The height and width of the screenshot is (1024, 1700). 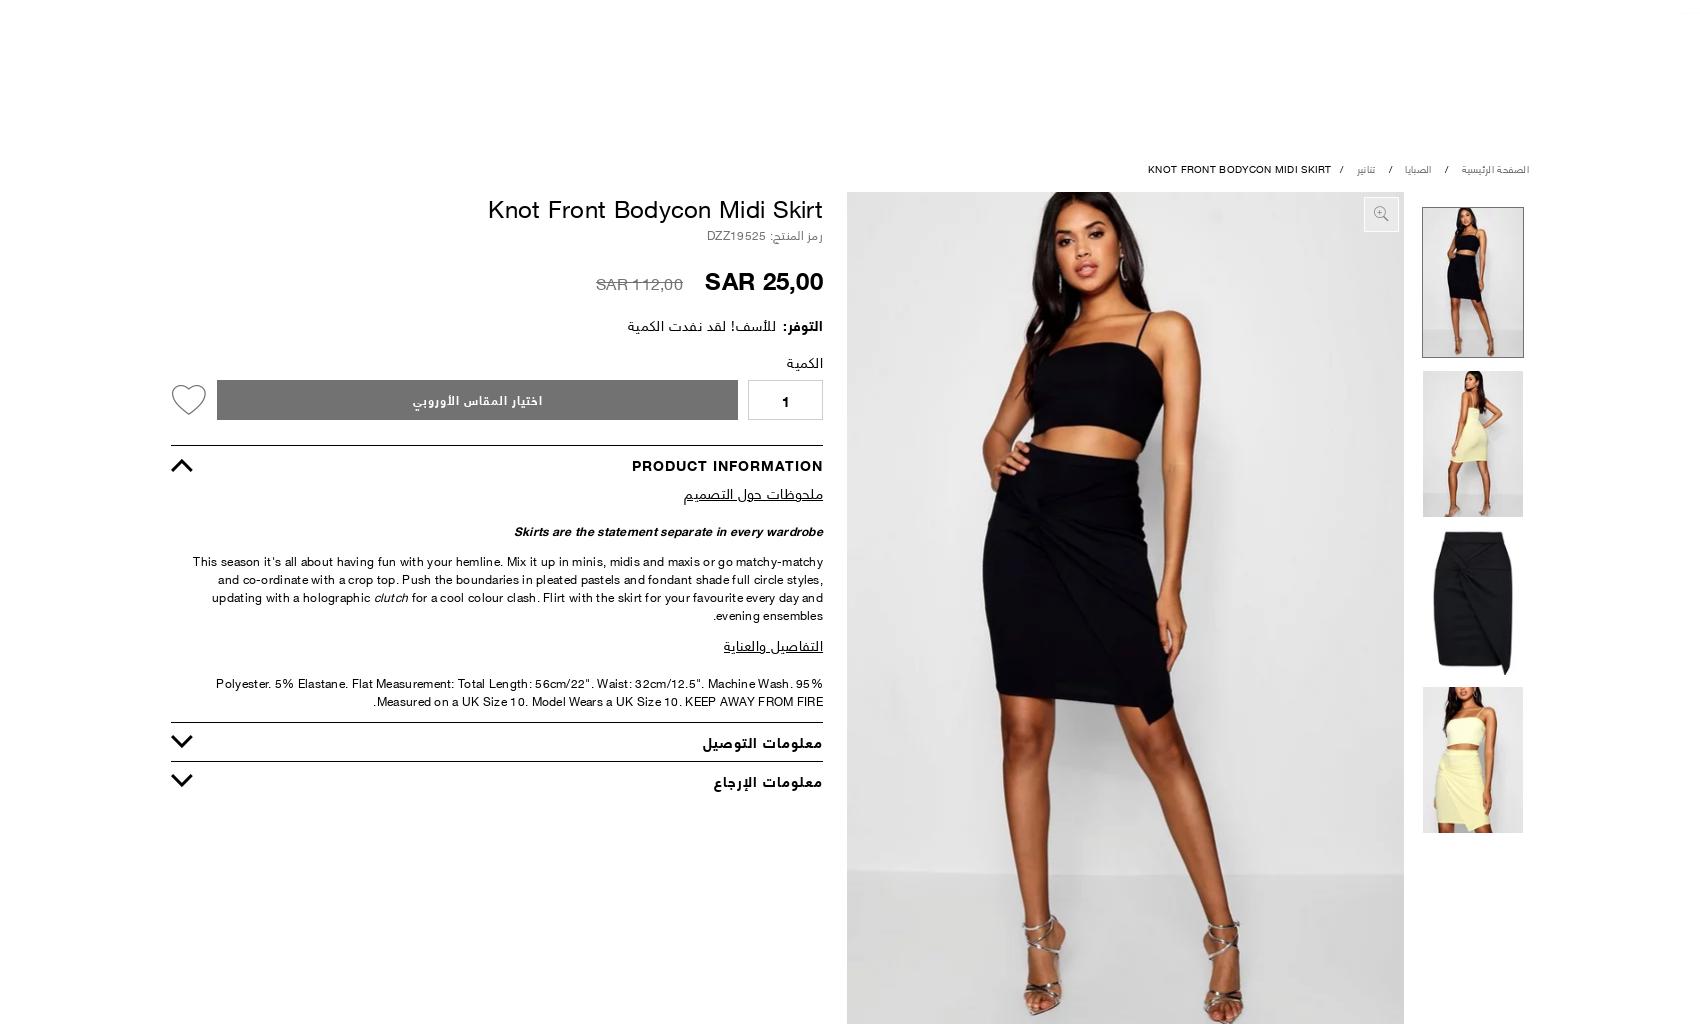 I want to click on 'مقاس 38', so click(x=756, y=312).